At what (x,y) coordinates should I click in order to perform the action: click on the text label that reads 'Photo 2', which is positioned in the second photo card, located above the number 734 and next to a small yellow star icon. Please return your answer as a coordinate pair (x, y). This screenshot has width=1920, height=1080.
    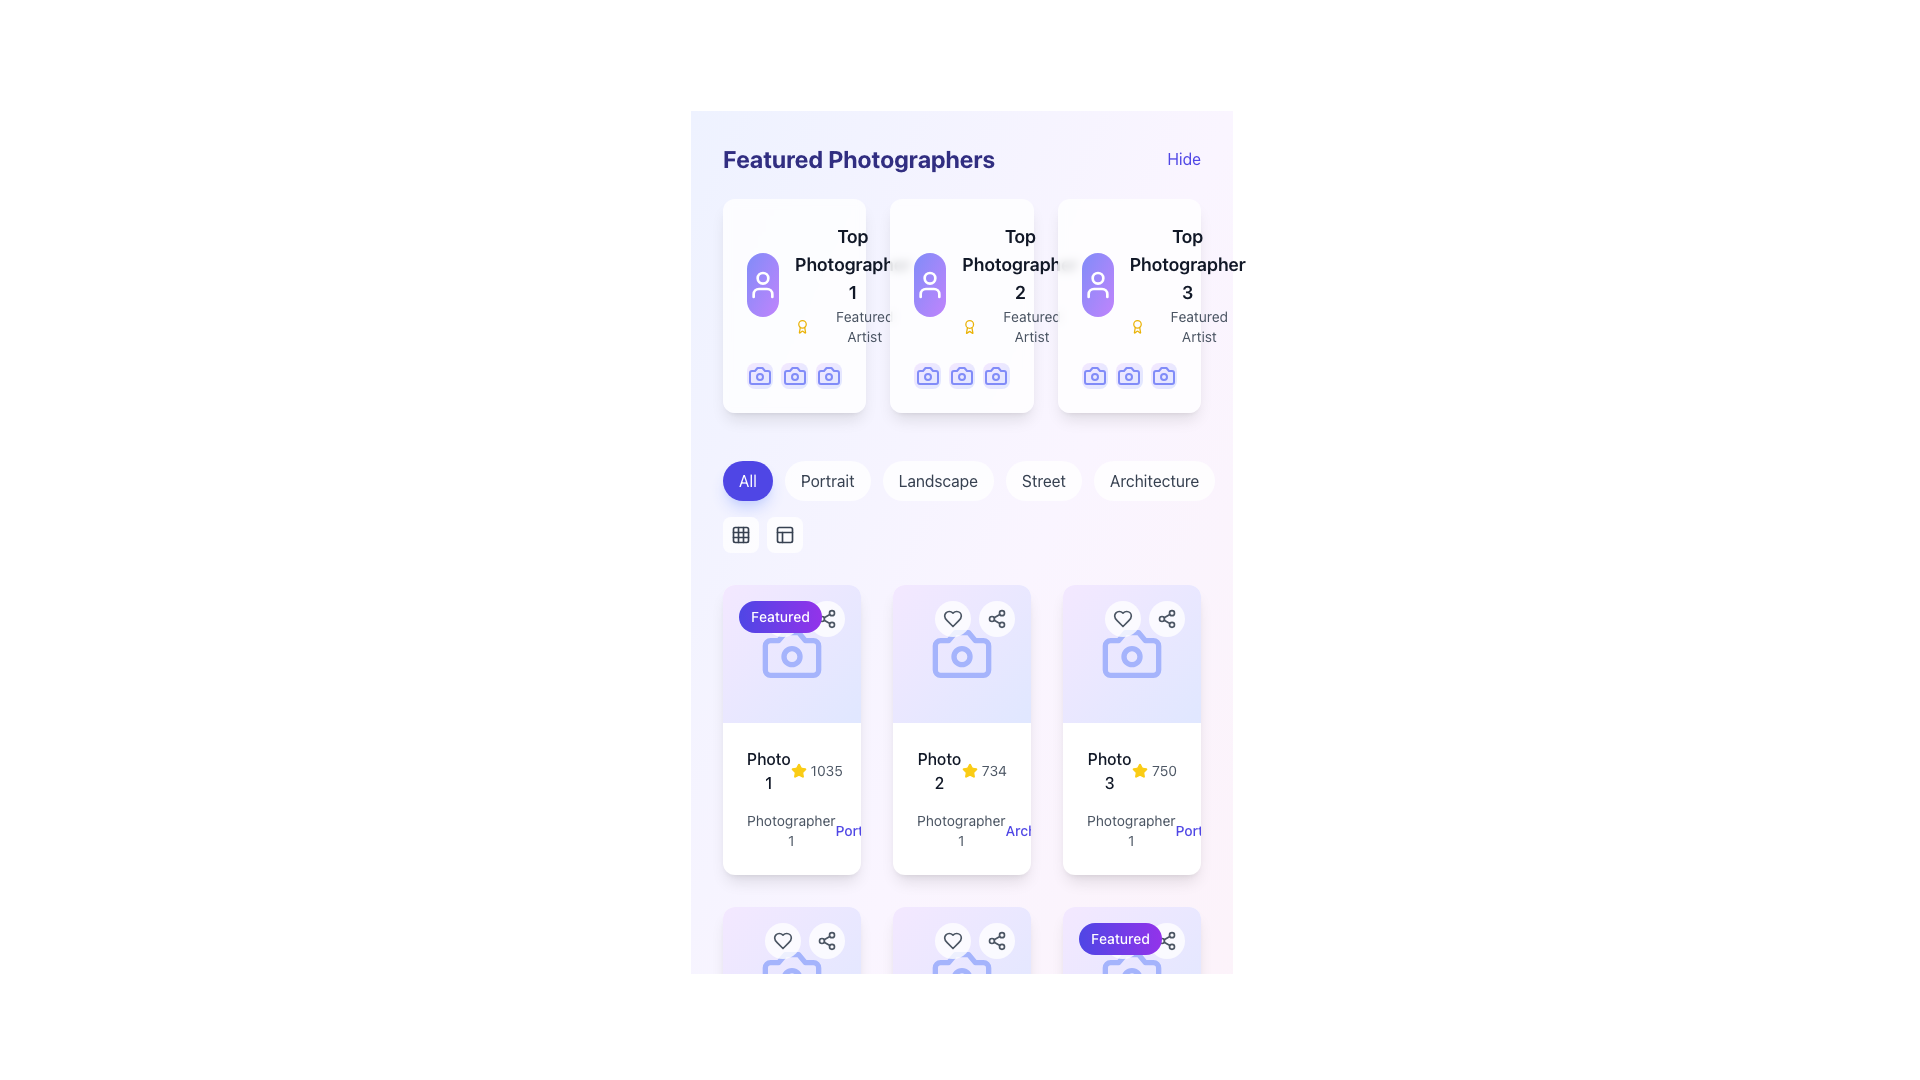
    Looking at the image, I should click on (938, 770).